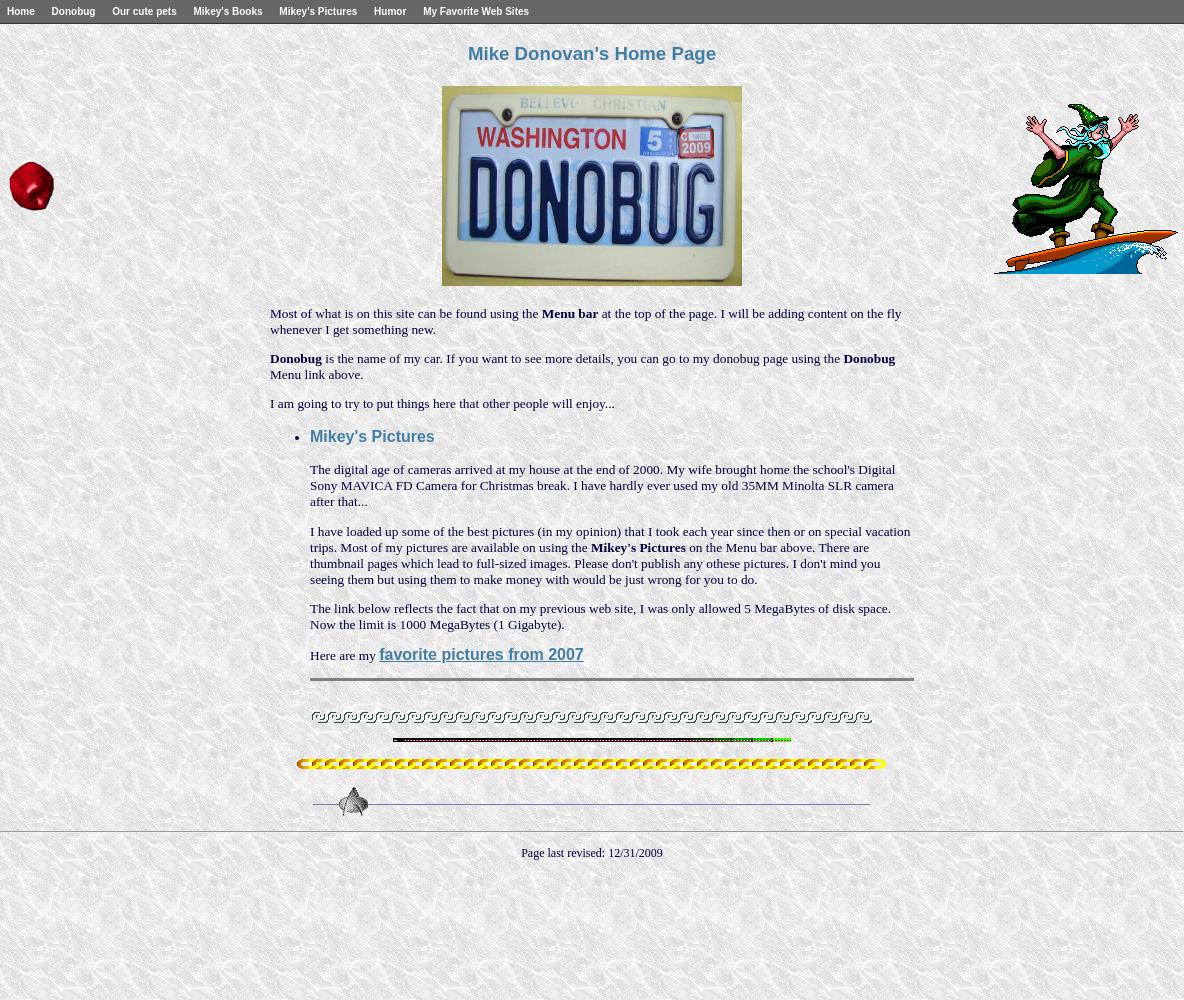  What do you see at coordinates (10, 380) in the screenshot?
I see `'Best of 2006'` at bounding box center [10, 380].